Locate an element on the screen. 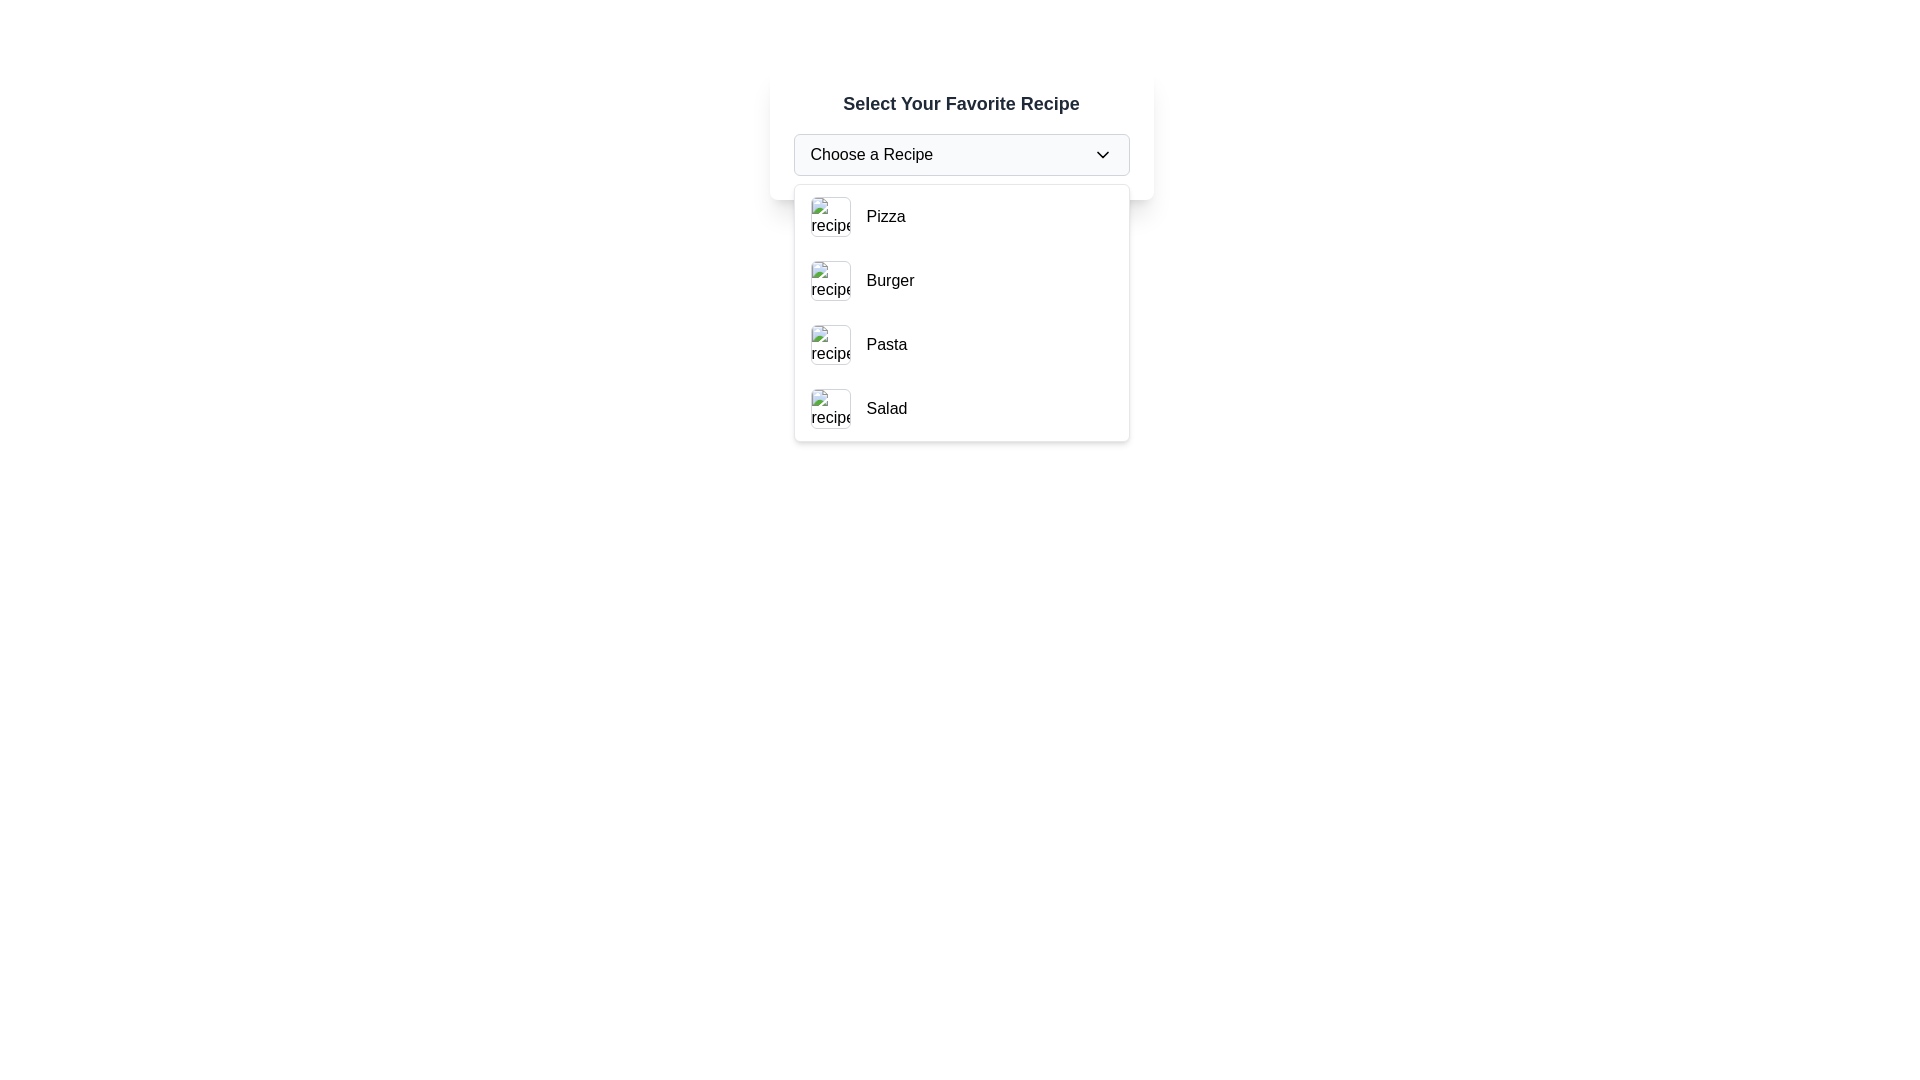 The width and height of the screenshot is (1920, 1080). the placeholder image for the 'Salad' recipe thumbnail, which is located on the far left of the dropdown entry labeled 'Salad' is located at coordinates (830, 407).